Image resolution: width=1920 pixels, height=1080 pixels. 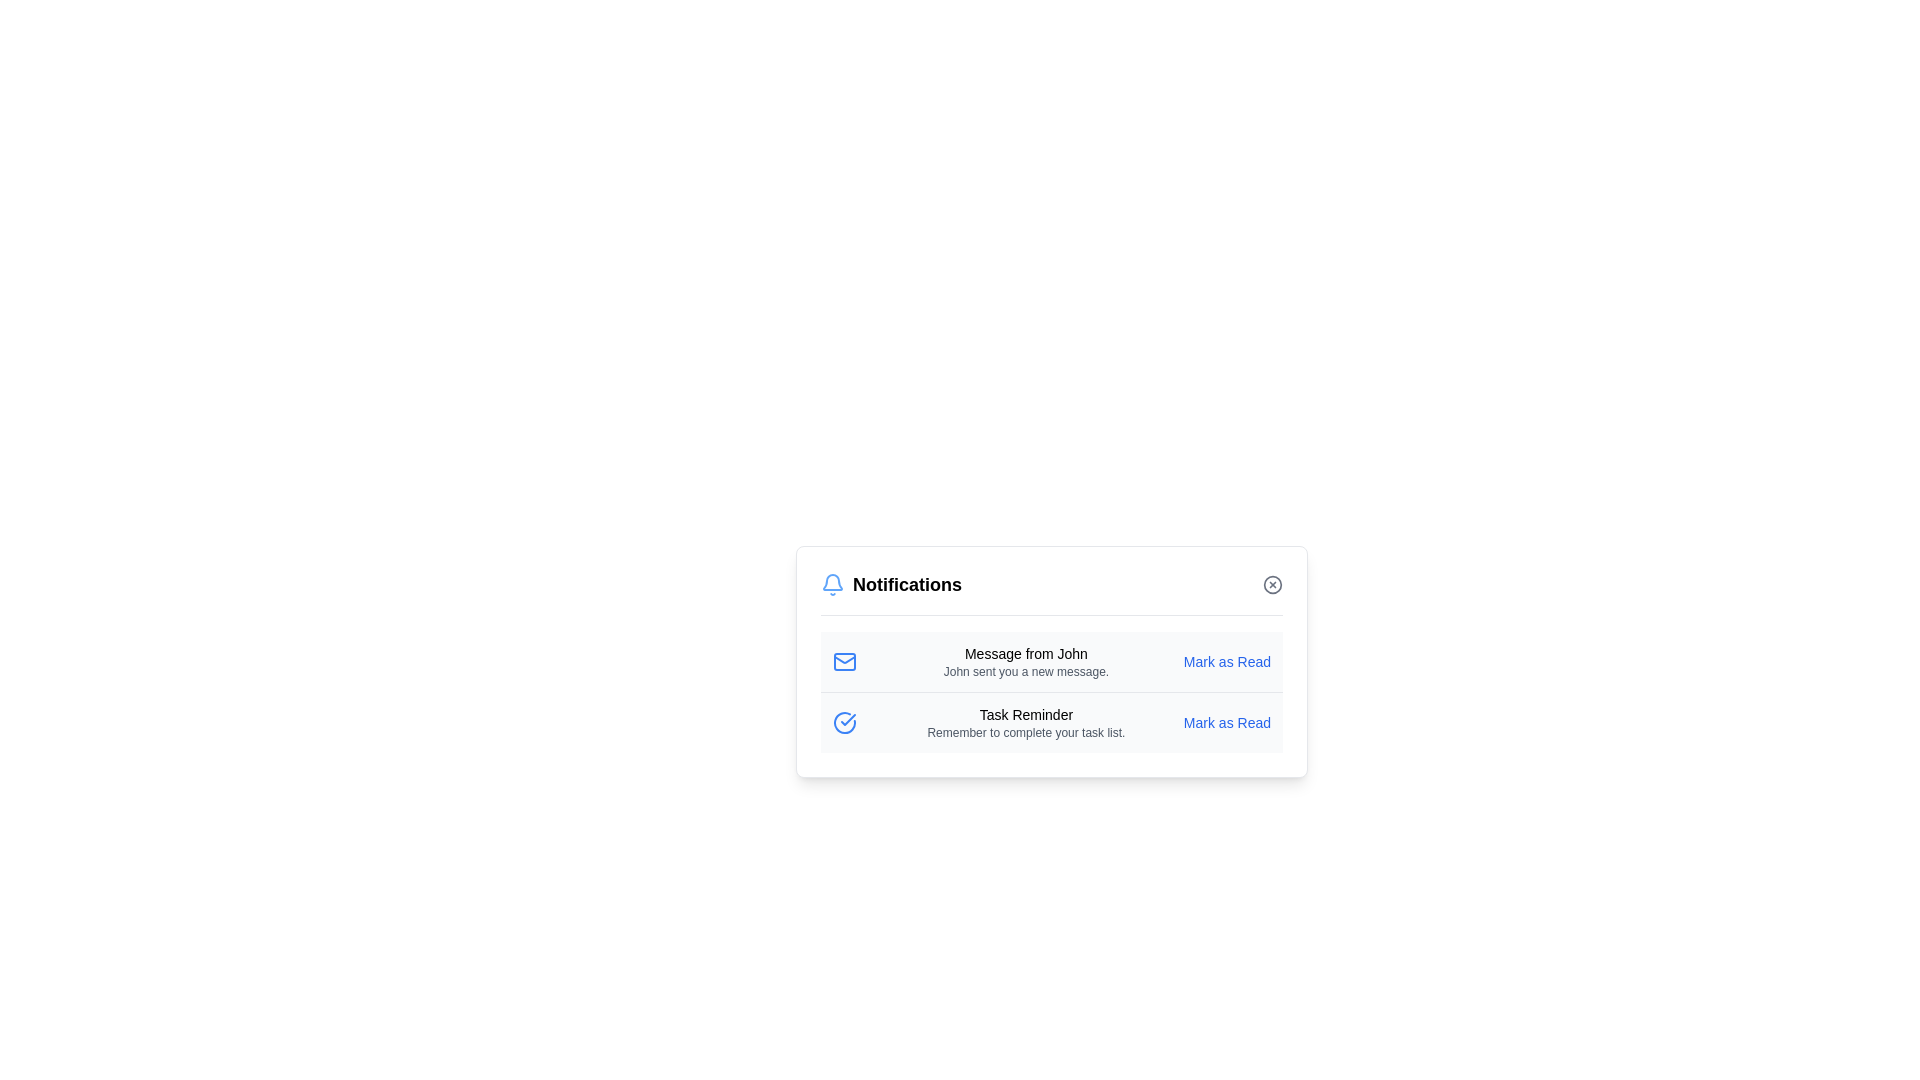 What do you see at coordinates (1026, 722) in the screenshot?
I see `the 'Task Reminder' text block, which consists of a bold title and an informative message, located in the second row of the notification list` at bounding box center [1026, 722].